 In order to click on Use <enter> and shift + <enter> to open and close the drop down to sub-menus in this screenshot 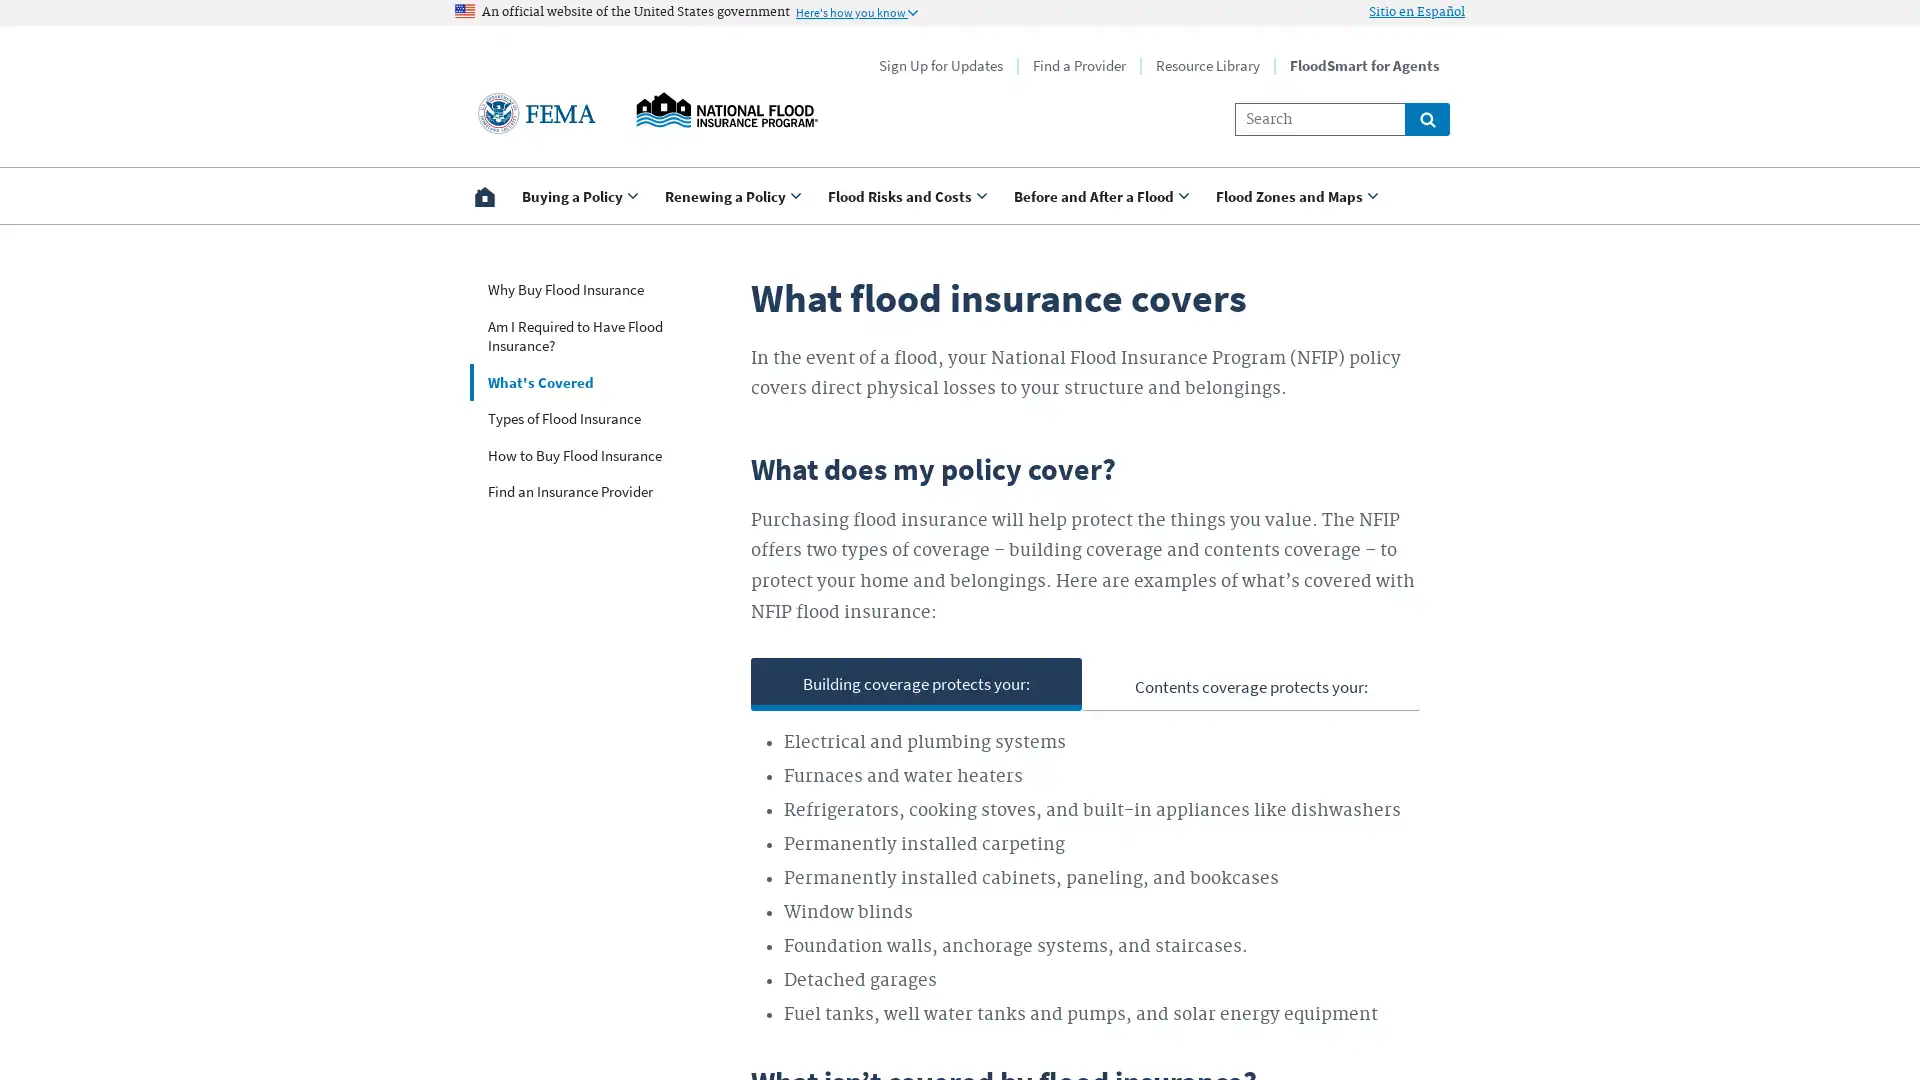, I will do `click(582, 195)`.